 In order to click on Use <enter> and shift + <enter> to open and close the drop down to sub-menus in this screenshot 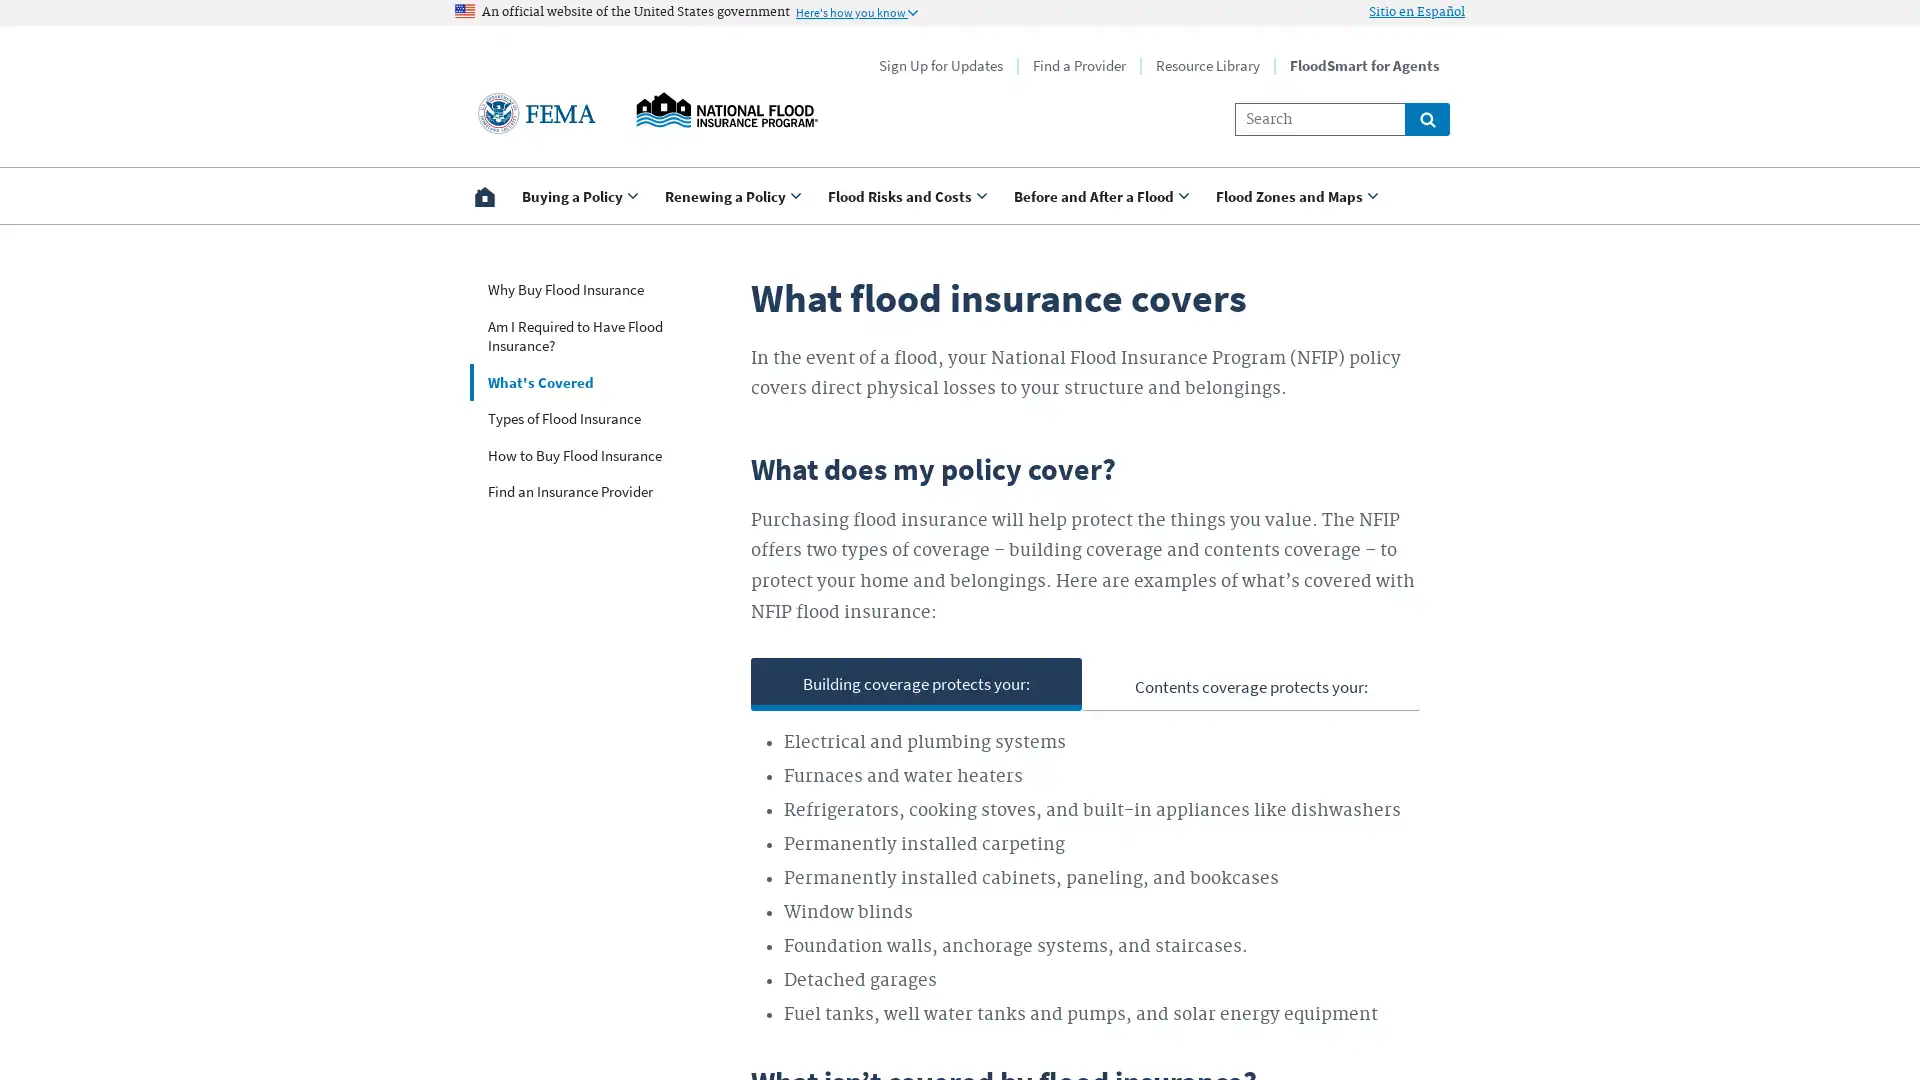, I will do `click(582, 195)`.